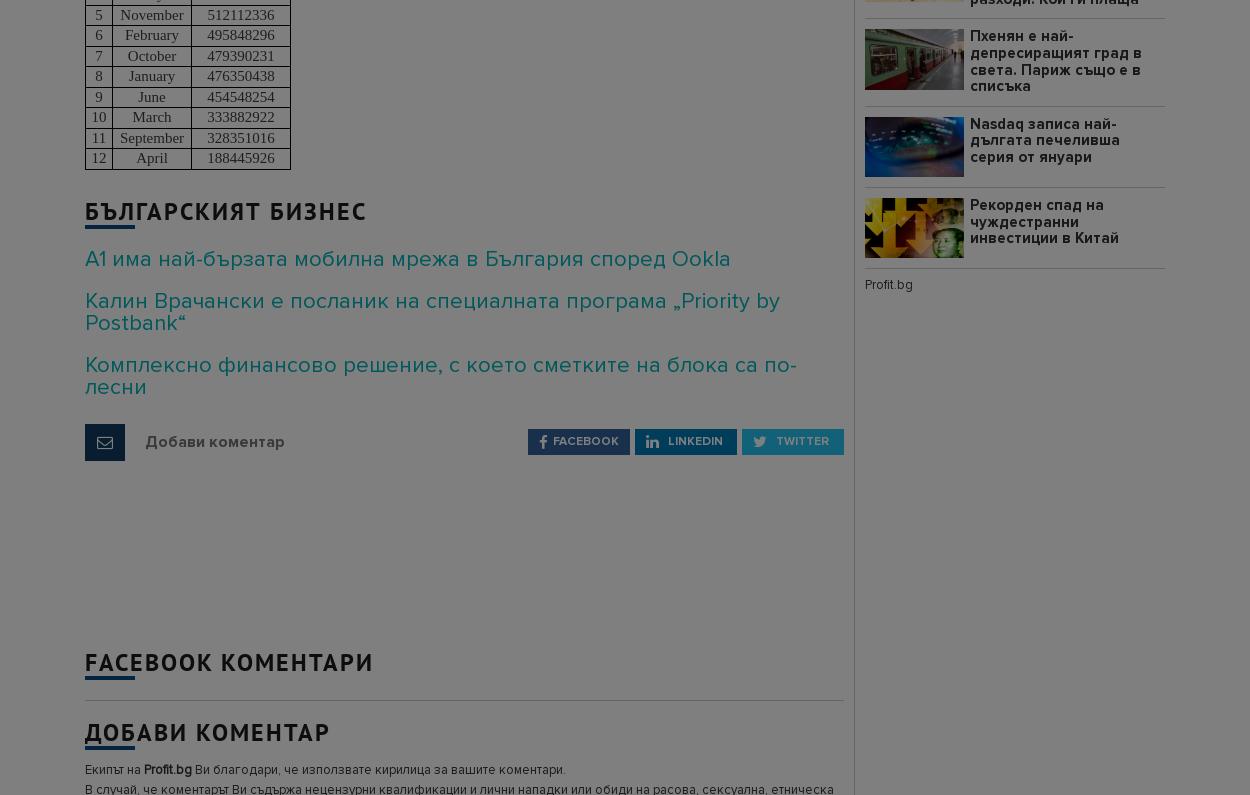 This screenshot has height=795, width=1250. What do you see at coordinates (693, 439) in the screenshot?
I see `'linkedin'` at bounding box center [693, 439].